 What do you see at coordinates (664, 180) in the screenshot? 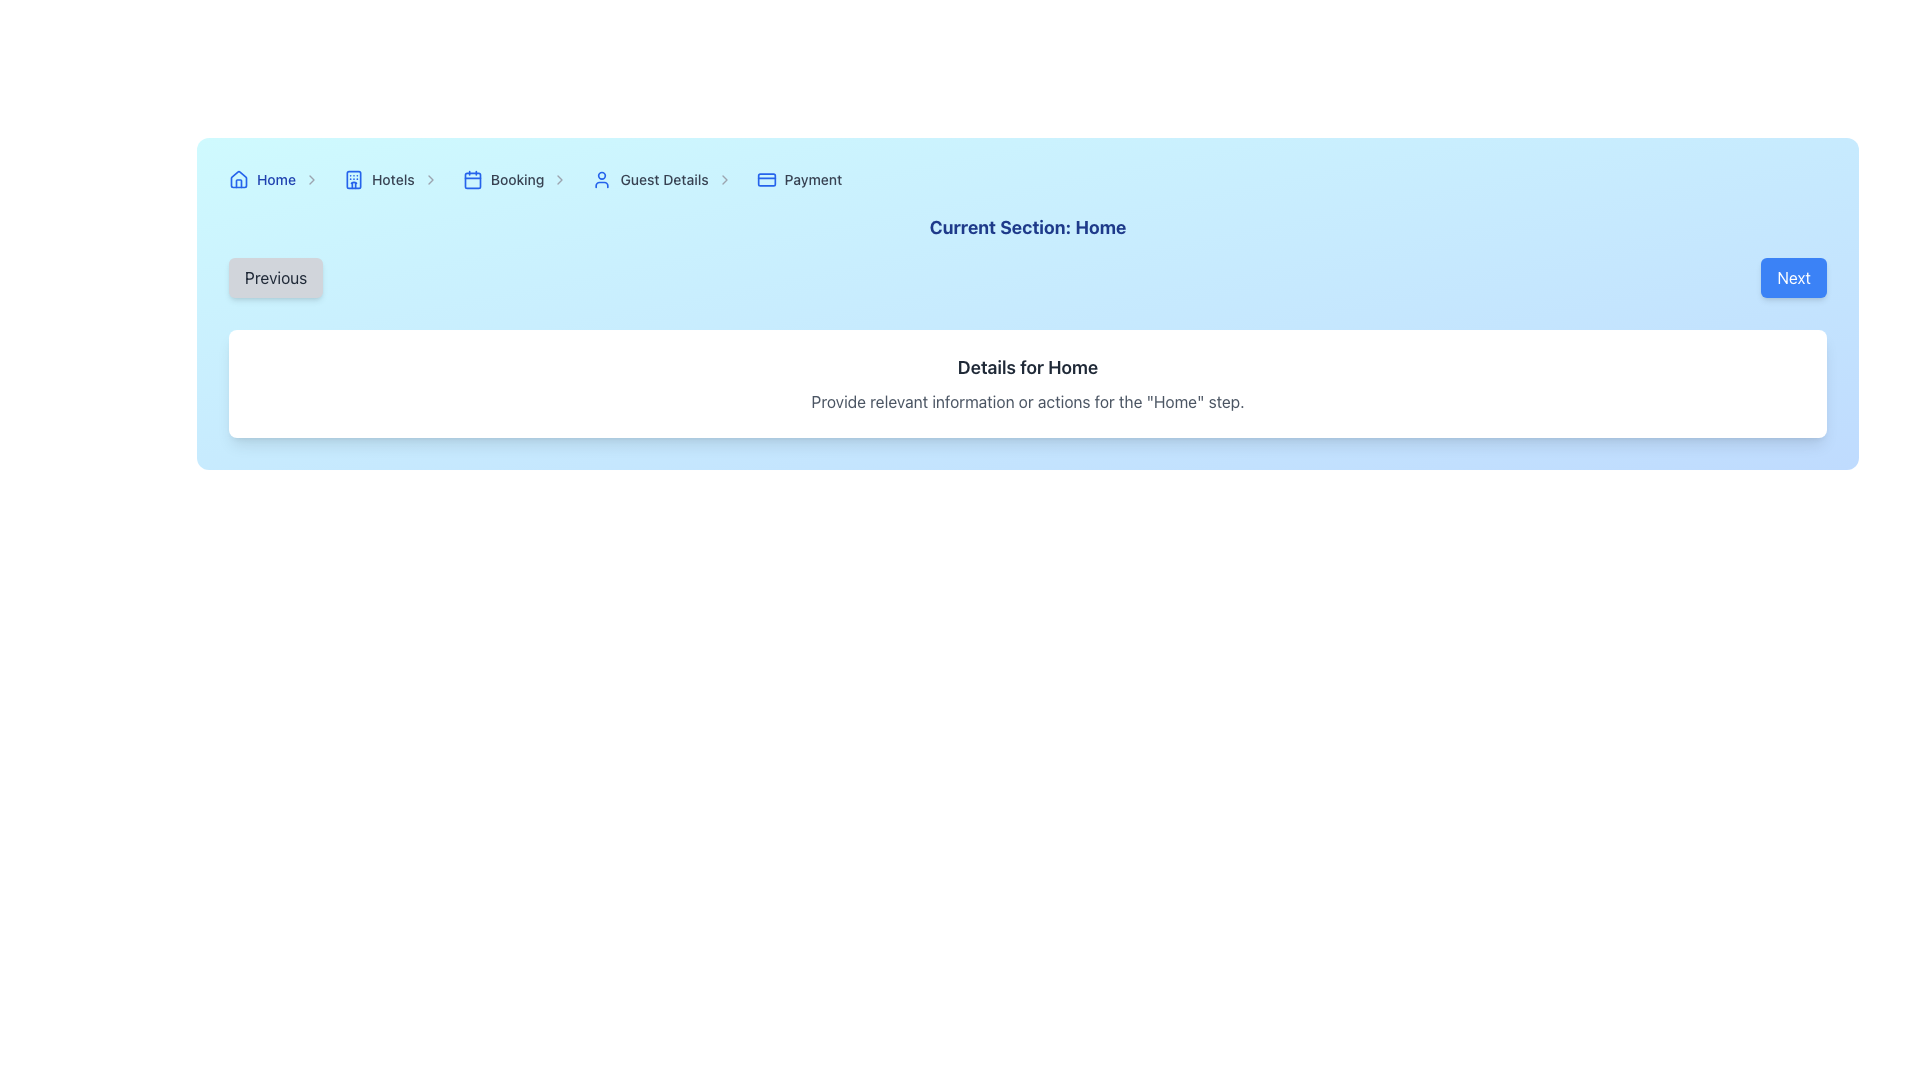
I see `the fourth breadcrumb item hyperlink that redirects to the 'Guest Details' page` at bounding box center [664, 180].